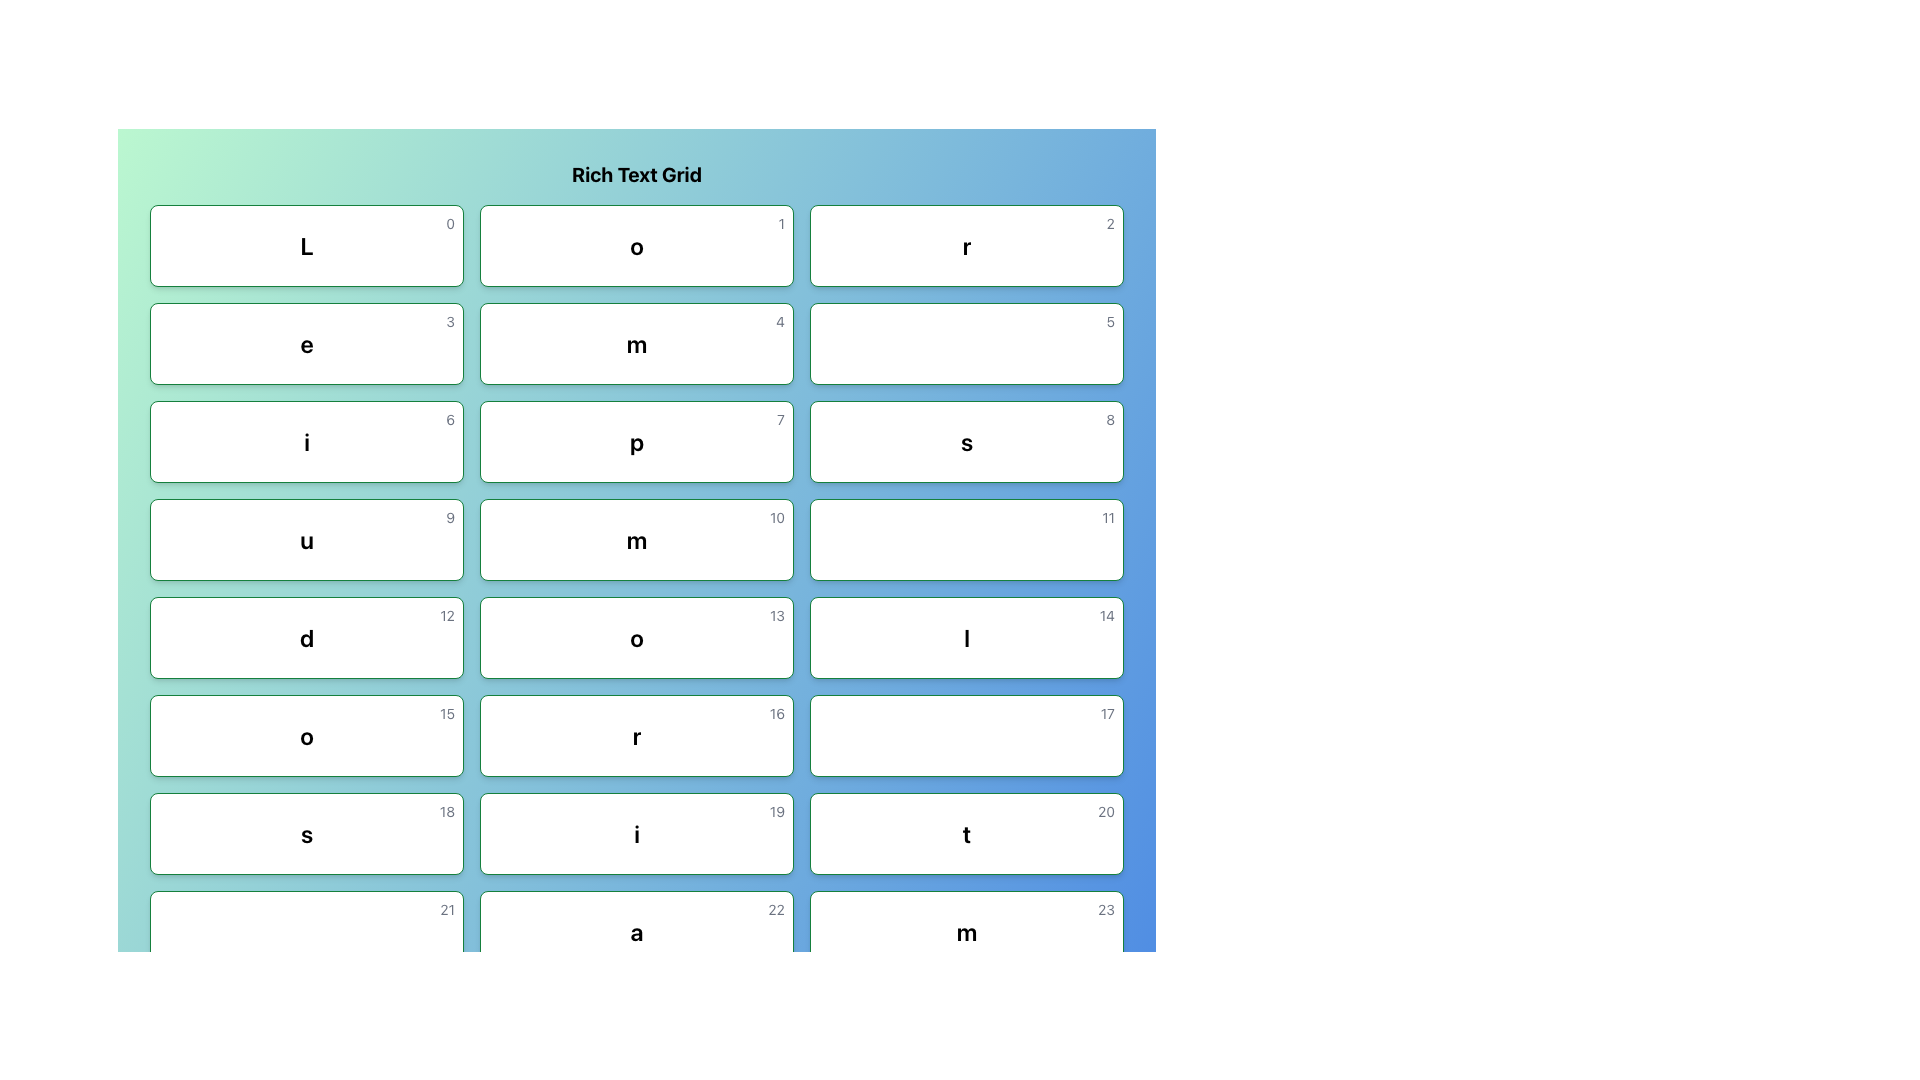  What do you see at coordinates (779, 320) in the screenshot?
I see `the numeral '4' in gray located at the top-right corner of the rectangular box containing the bold letter 'm'` at bounding box center [779, 320].